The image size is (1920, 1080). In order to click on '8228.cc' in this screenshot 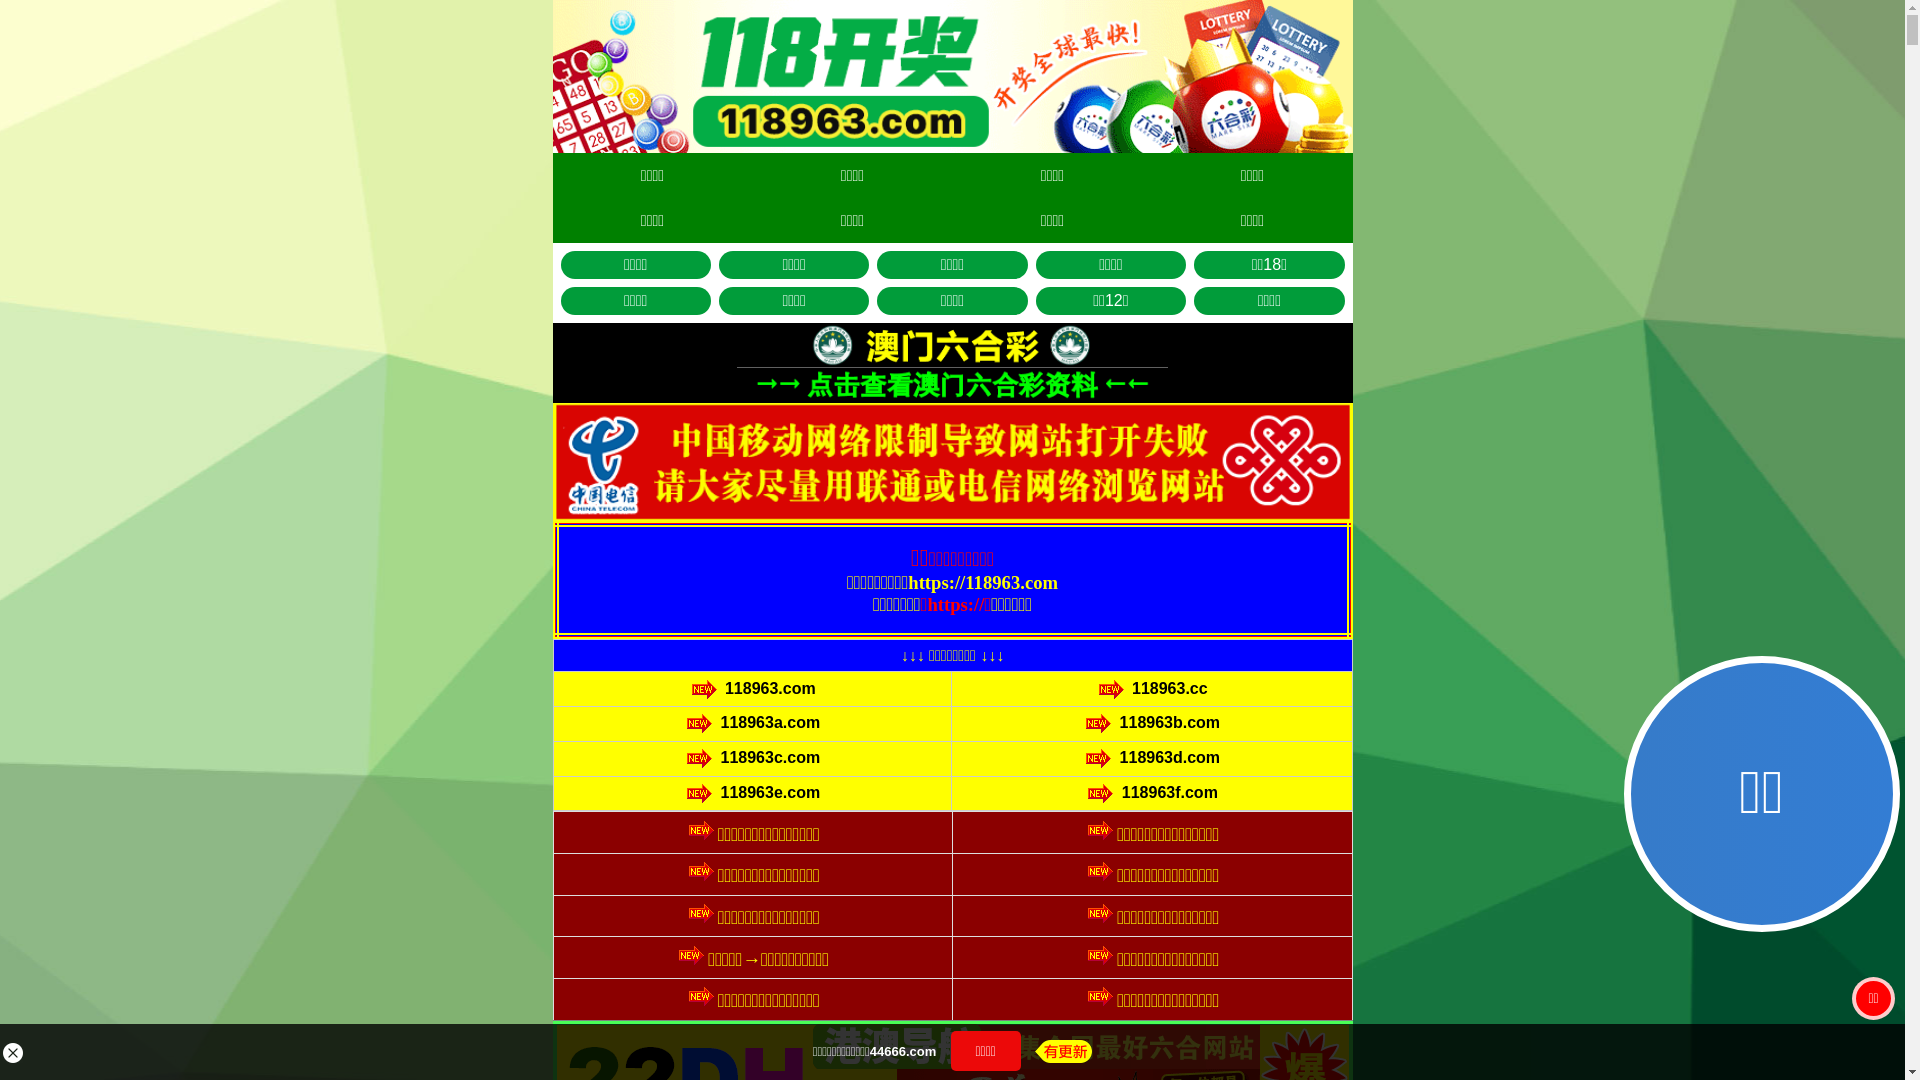, I will do `click(868, 726)`.